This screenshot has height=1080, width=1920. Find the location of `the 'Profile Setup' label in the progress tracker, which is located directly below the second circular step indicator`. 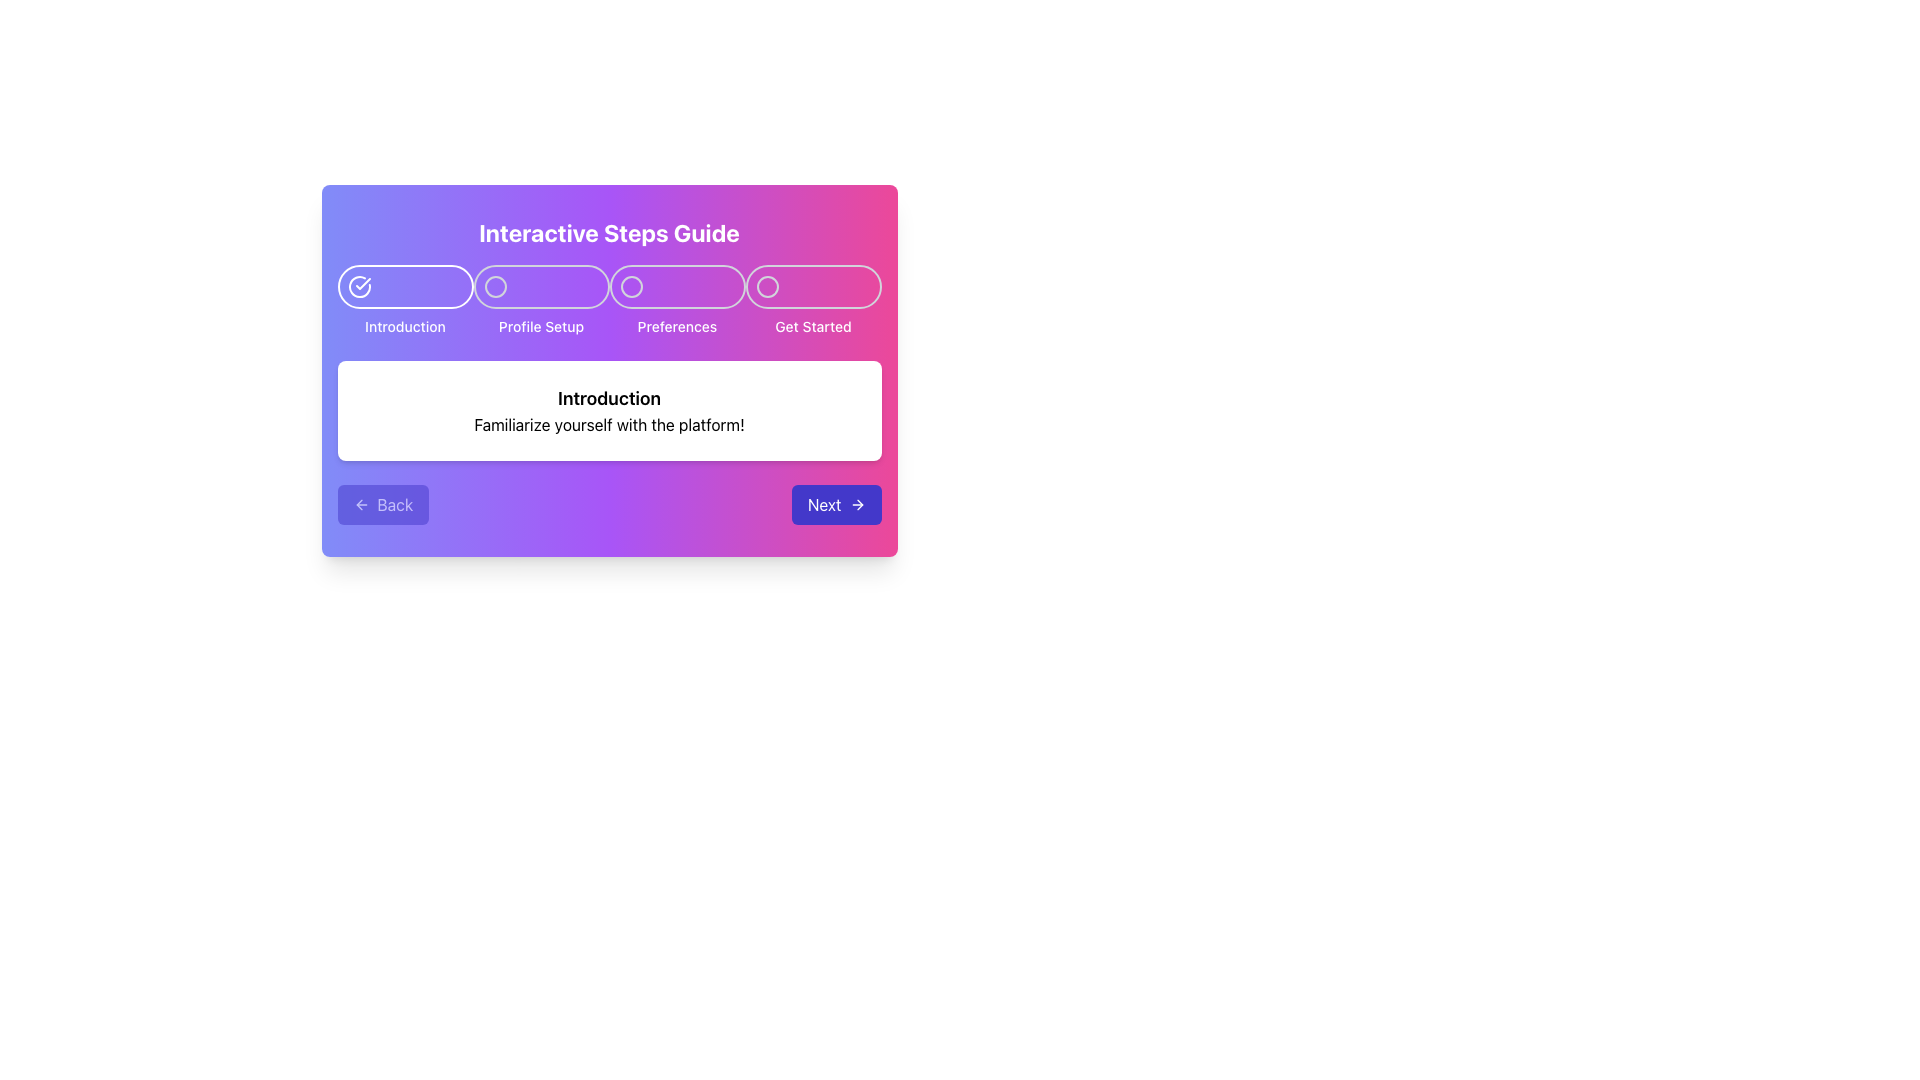

the 'Profile Setup' label in the progress tracker, which is located directly below the second circular step indicator is located at coordinates (541, 326).